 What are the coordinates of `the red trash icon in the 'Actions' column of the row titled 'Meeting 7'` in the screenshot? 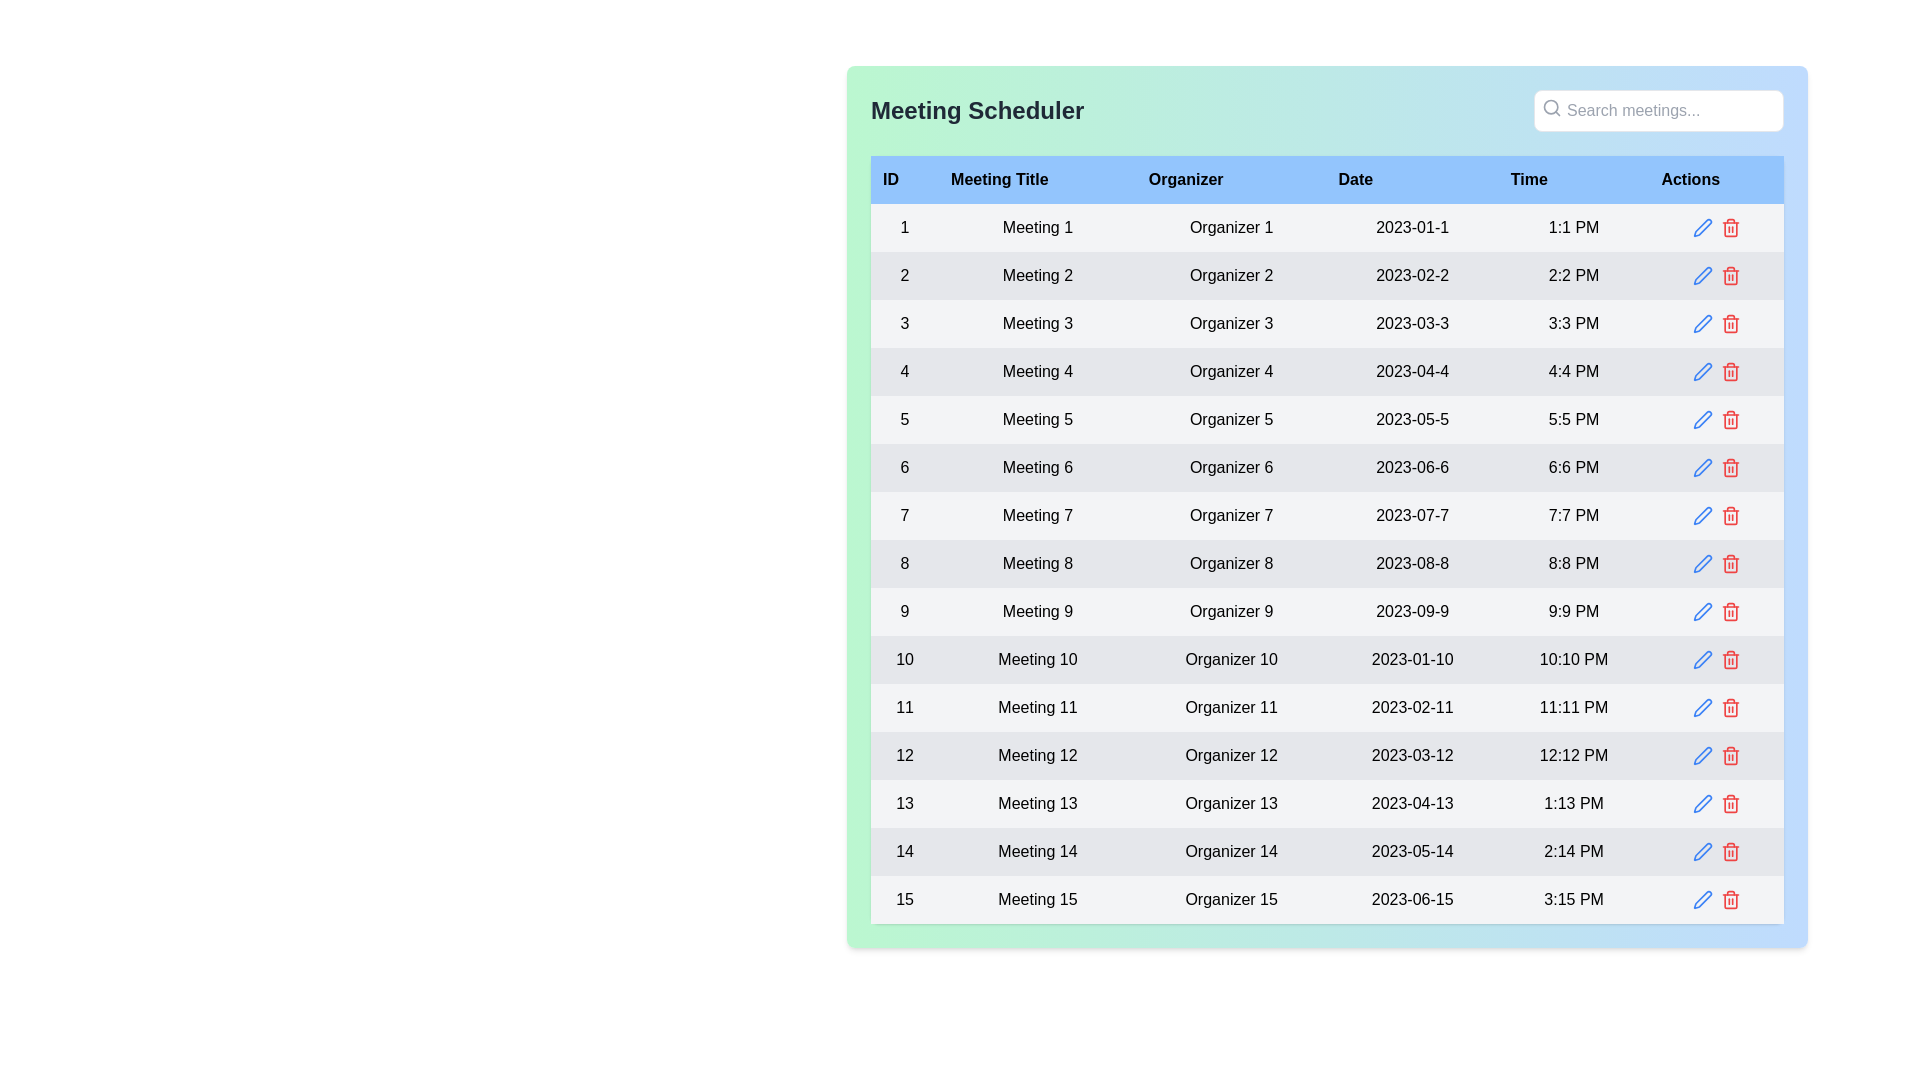 It's located at (1715, 515).